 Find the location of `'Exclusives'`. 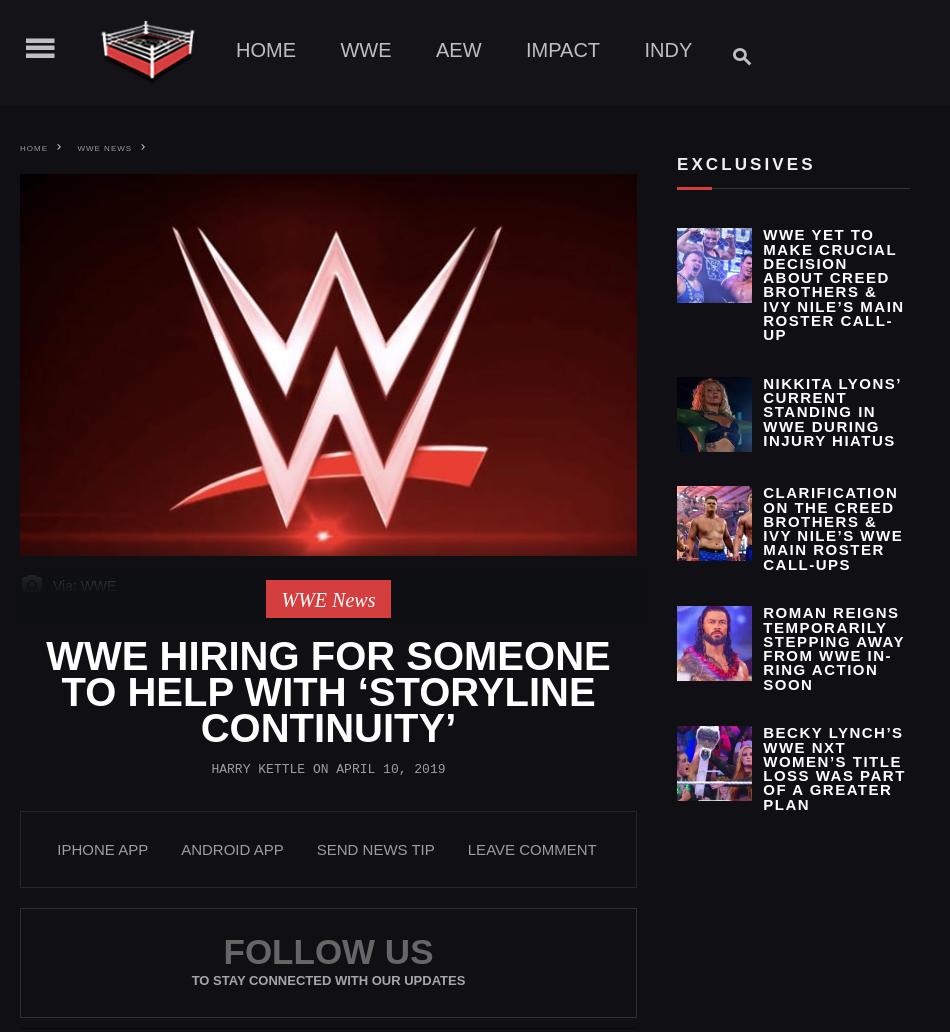

'Exclusives' is located at coordinates (745, 163).